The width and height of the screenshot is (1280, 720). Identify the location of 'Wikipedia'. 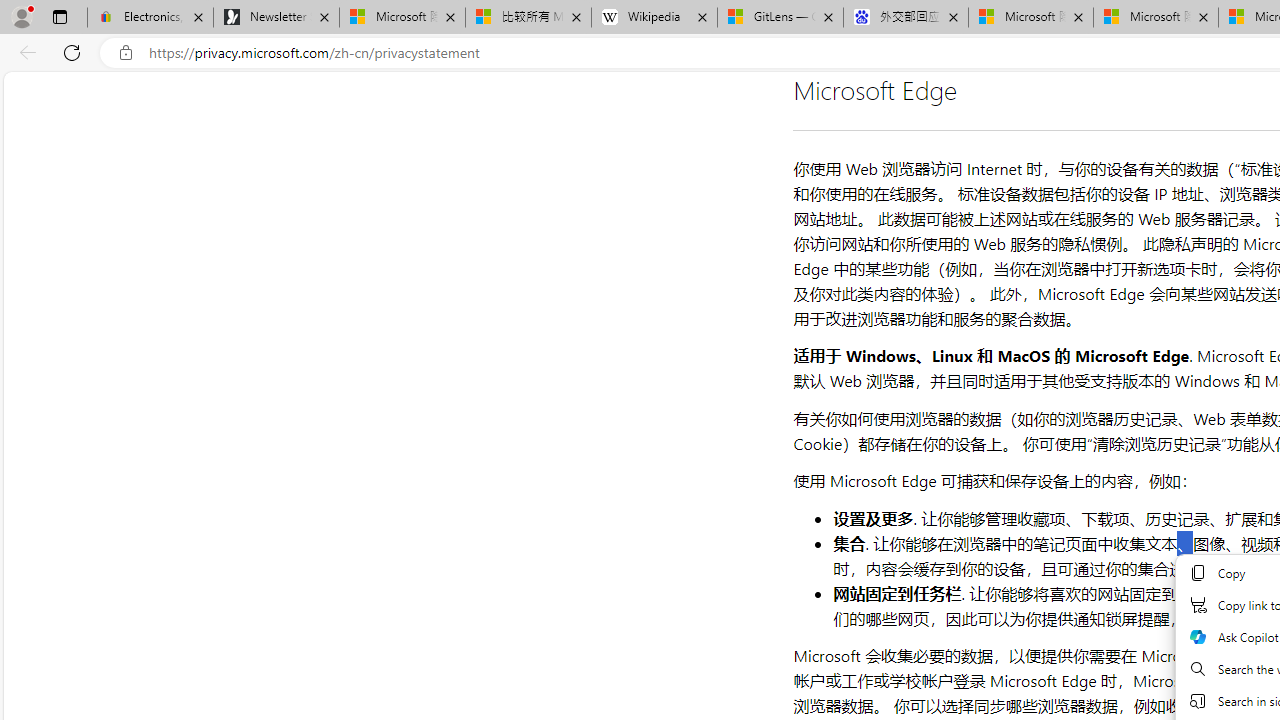
(654, 17).